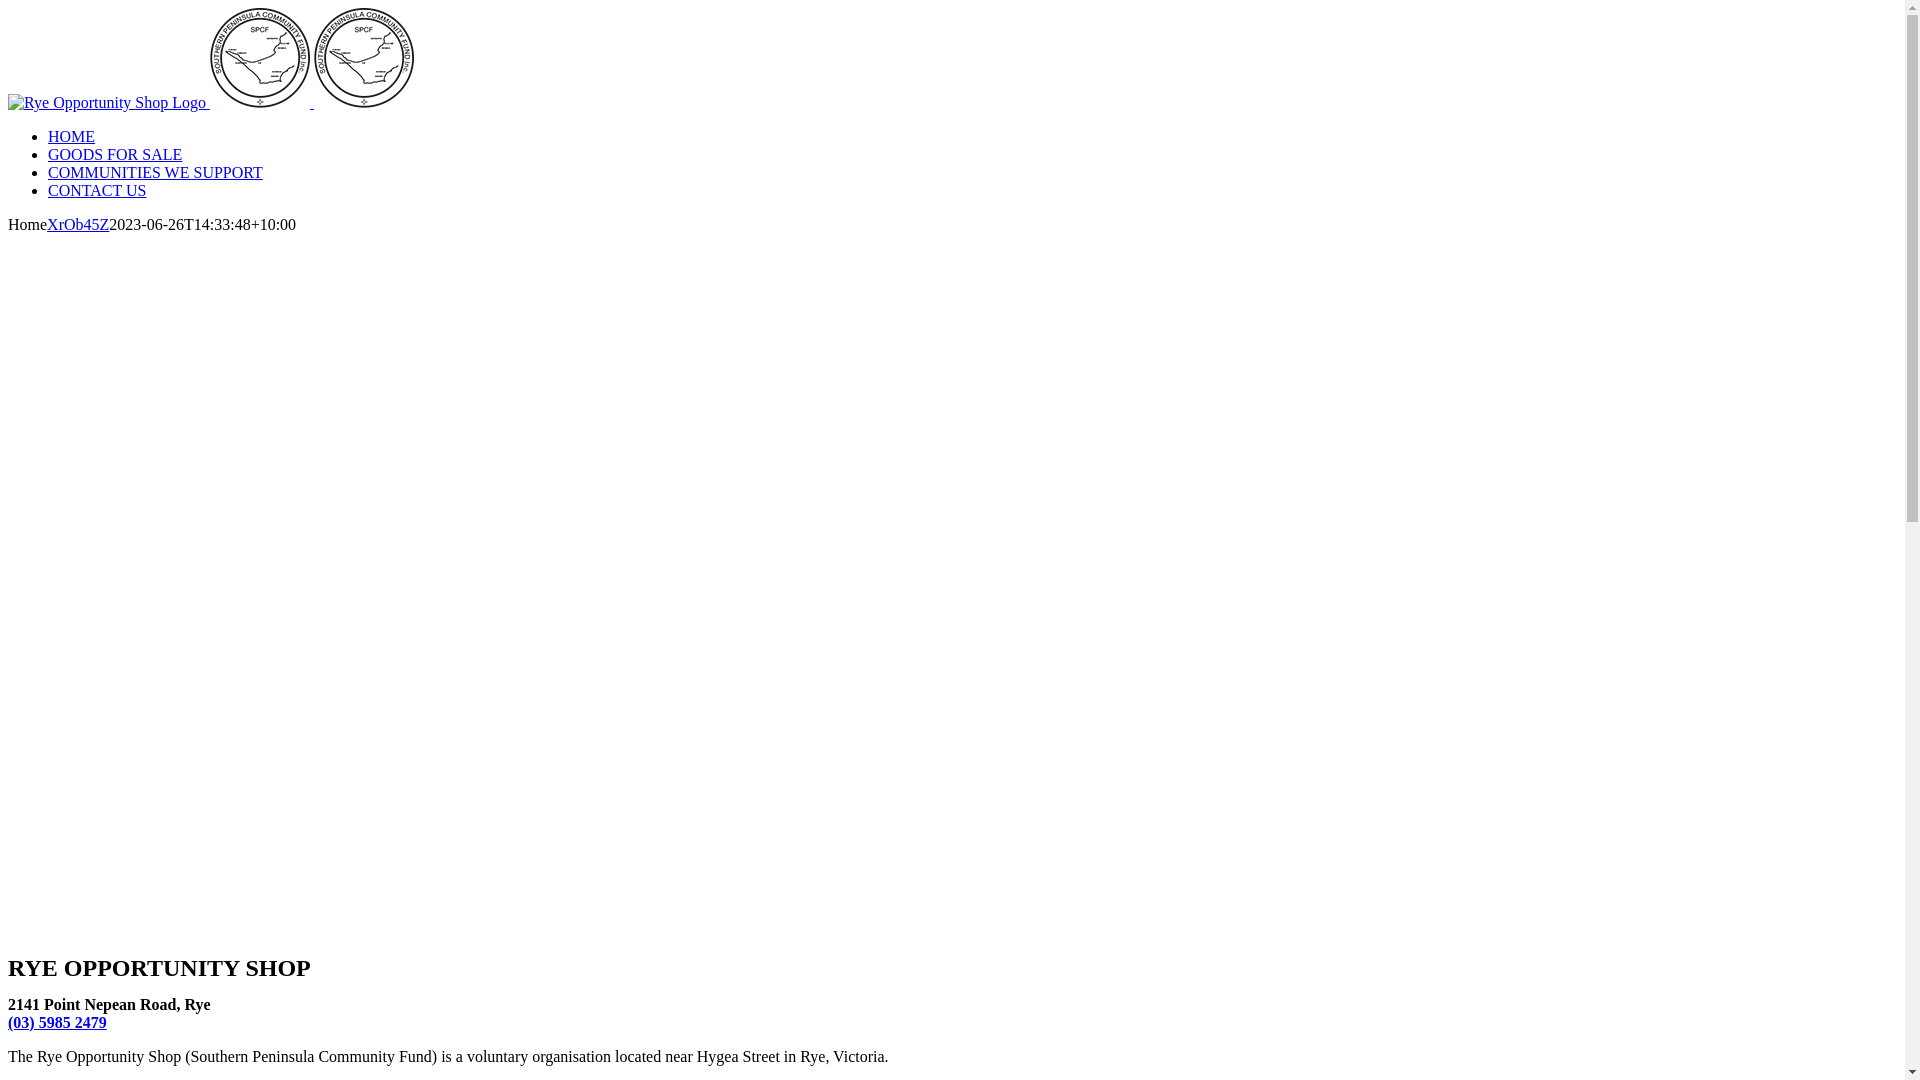  Describe the element at coordinates (154, 171) in the screenshot. I see `'COMMUNITIES WE SUPPORT'` at that location.